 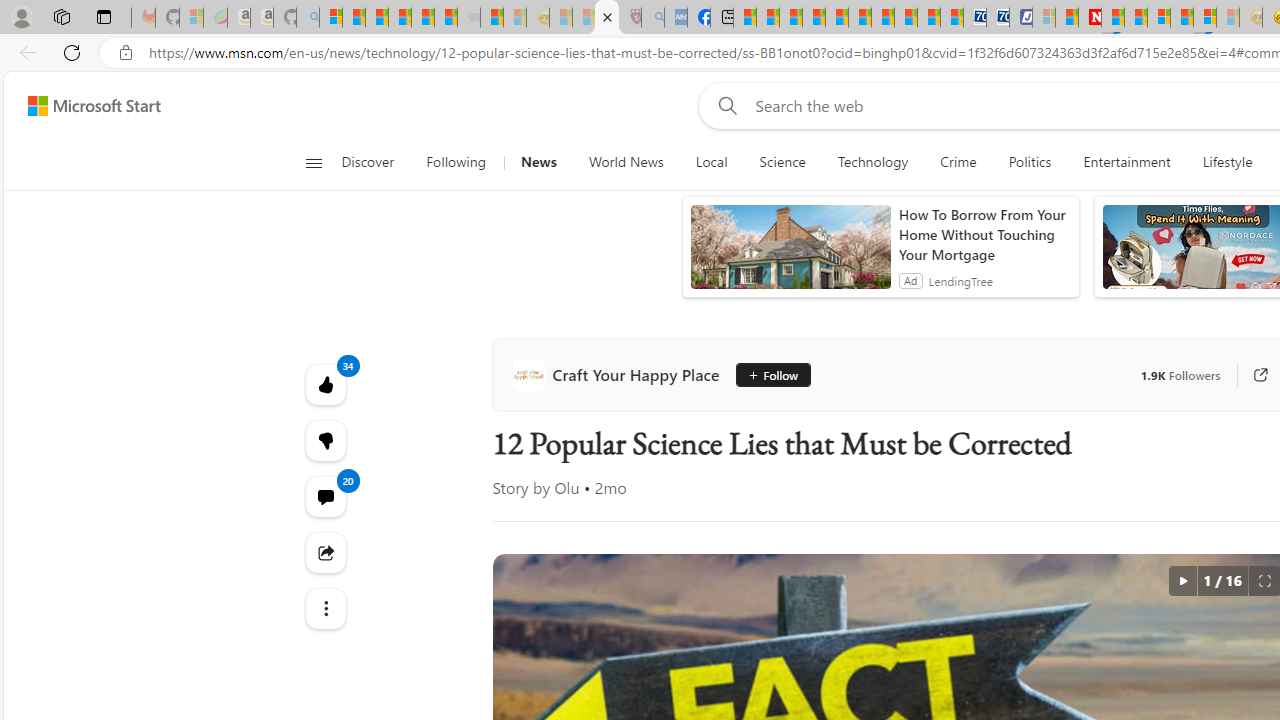 I want to click on 'Share this story', so click(x=325, y=552).